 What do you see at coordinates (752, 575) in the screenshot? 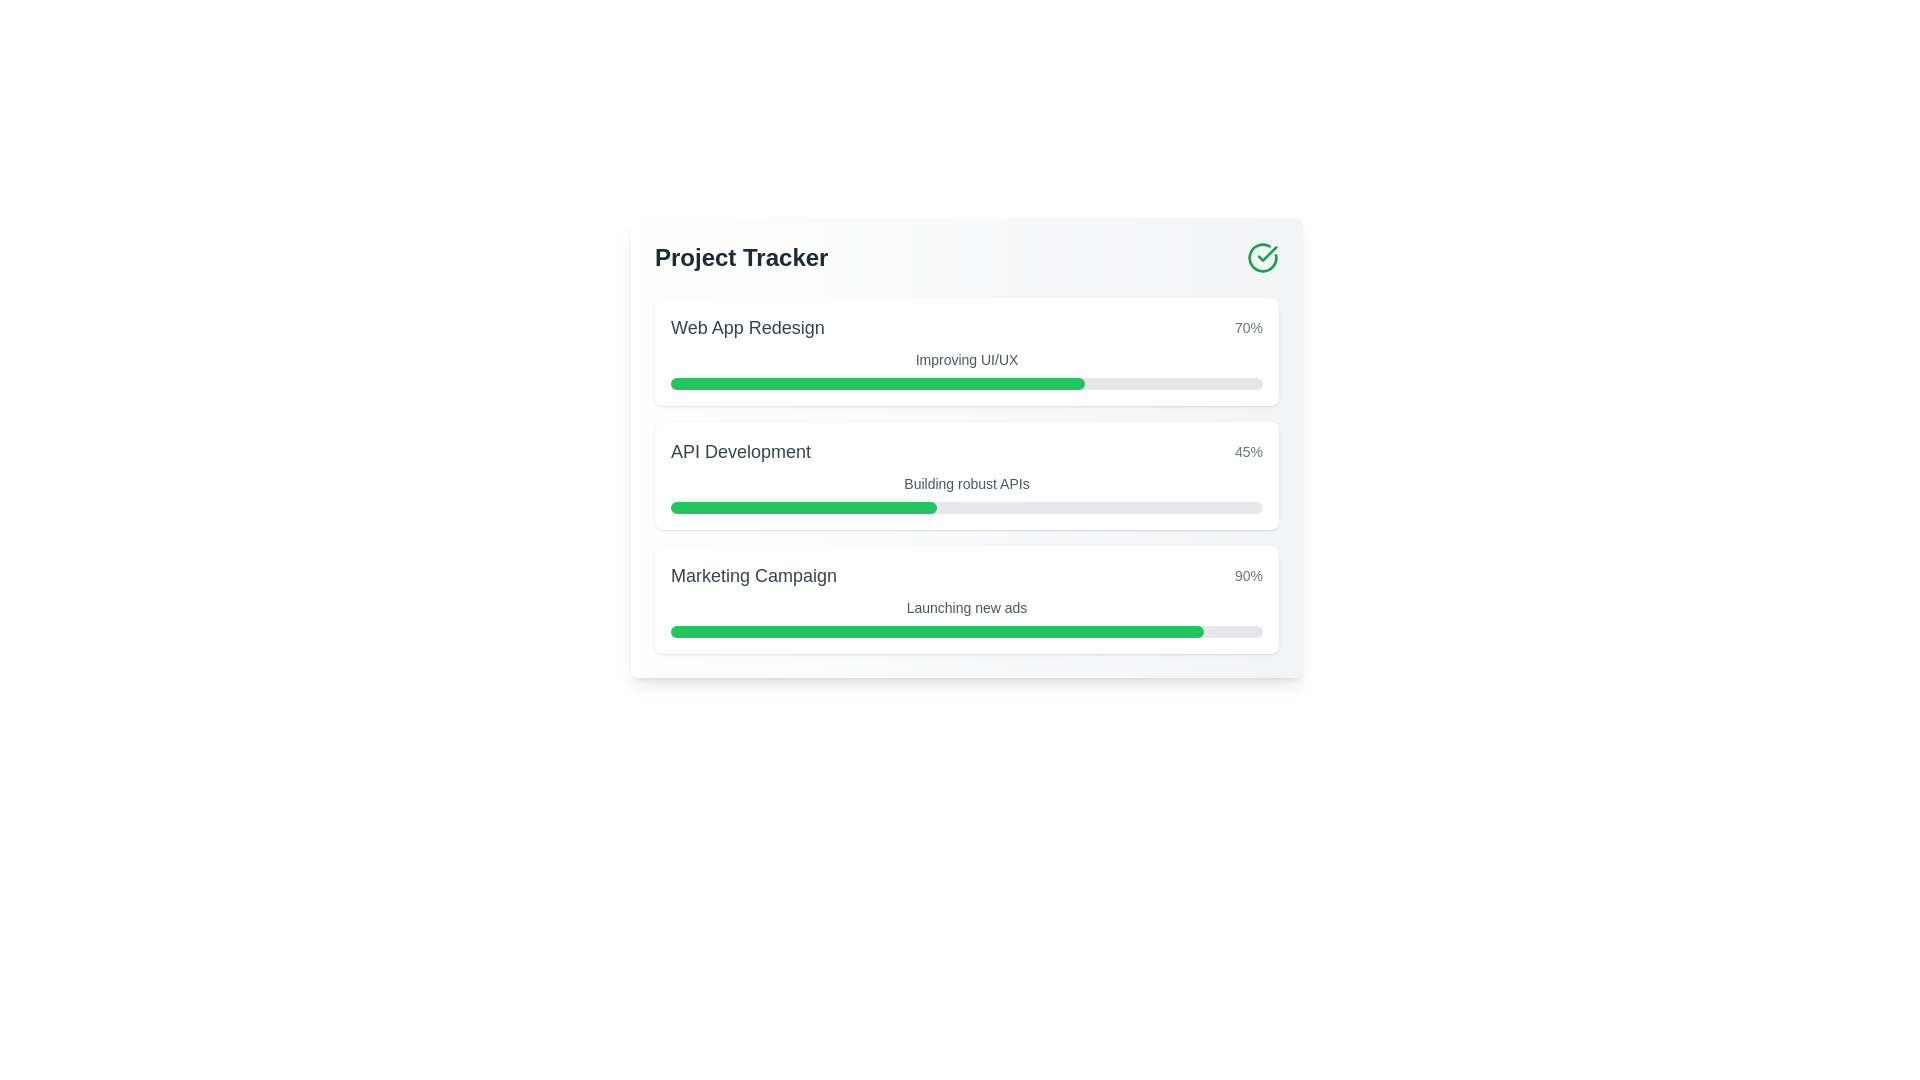
I see `the text label or heading that serves as a title for a task in the bottom task section of the project tracker interface` at bounding box center [752, 575].